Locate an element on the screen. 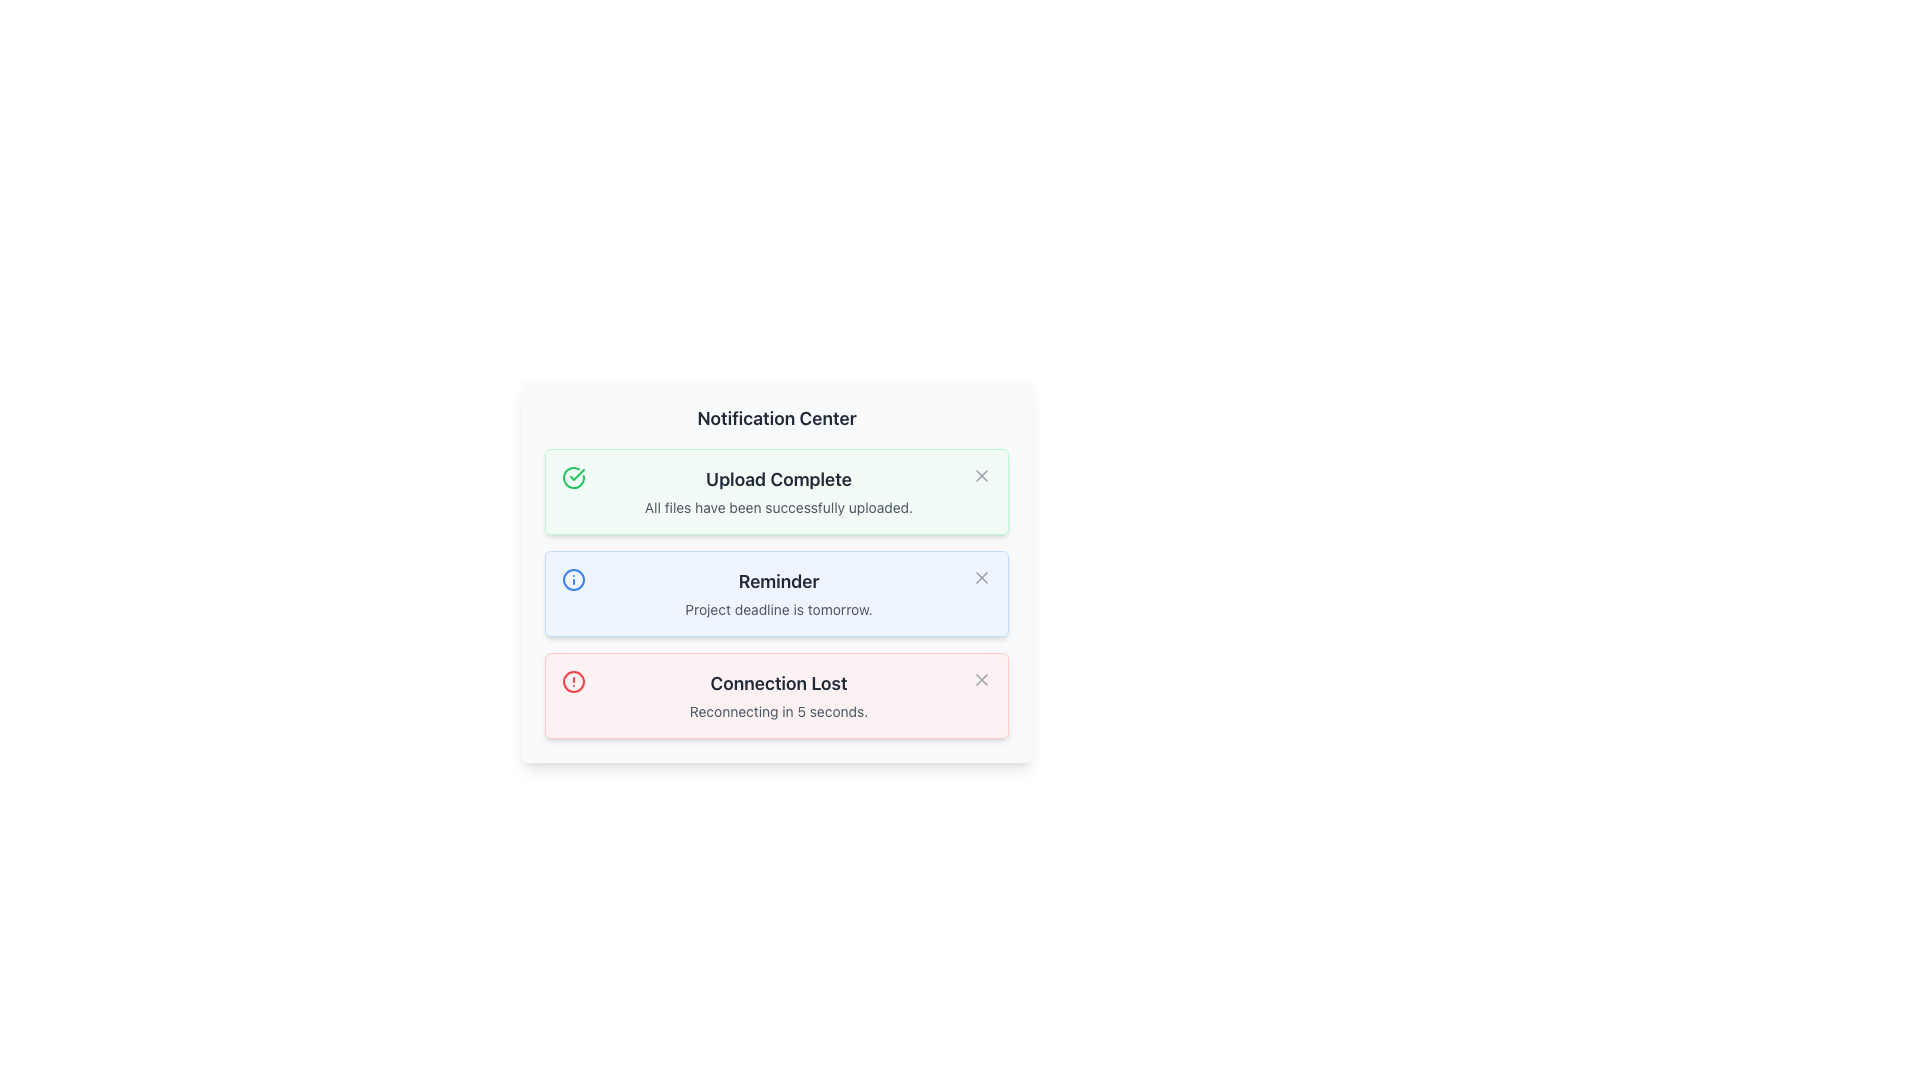  the second notification card in the Notification Center titled 'Reminder', which has a light-blue background and displays the message 'Project deadline is tomorrow.' is located at coordinates (776, 593).